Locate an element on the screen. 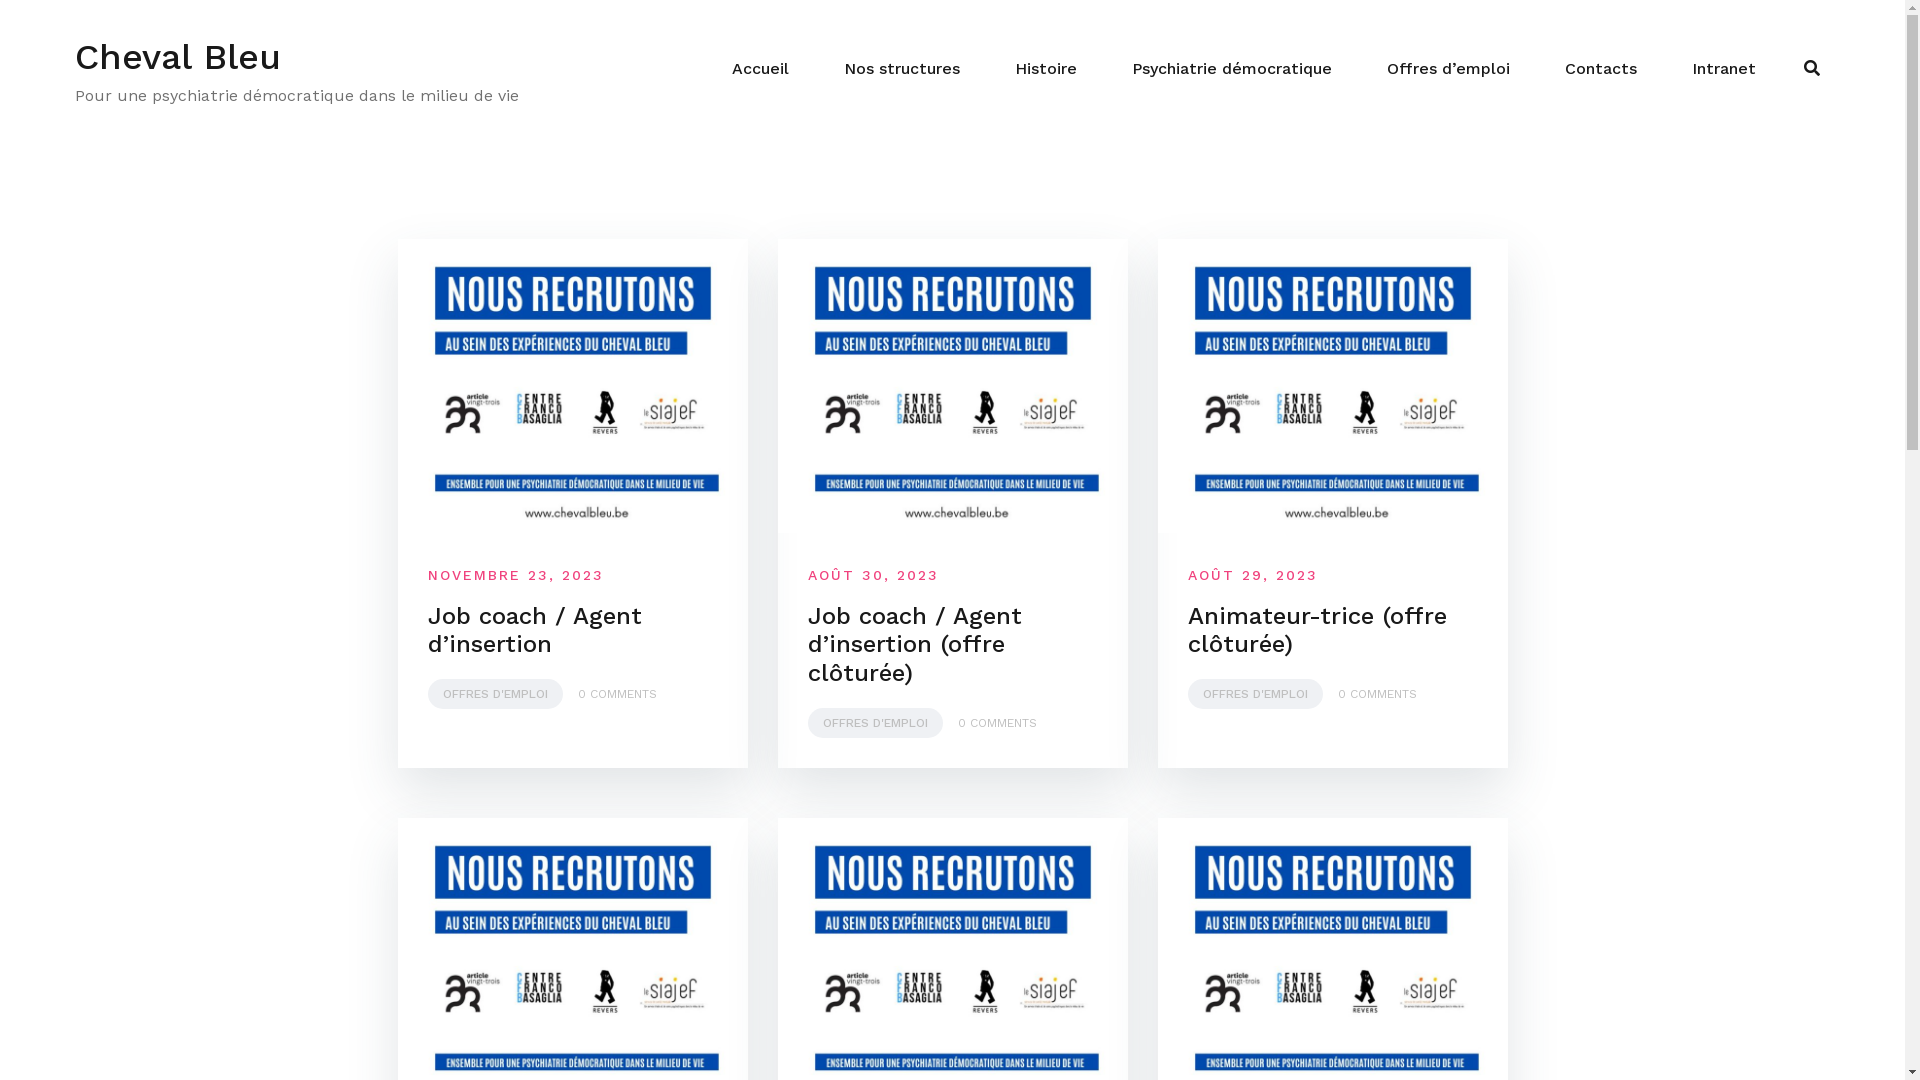 The width and height of the screenshot is (1920, 1080). 'Histoire' is located at coordinates (1014, 68).